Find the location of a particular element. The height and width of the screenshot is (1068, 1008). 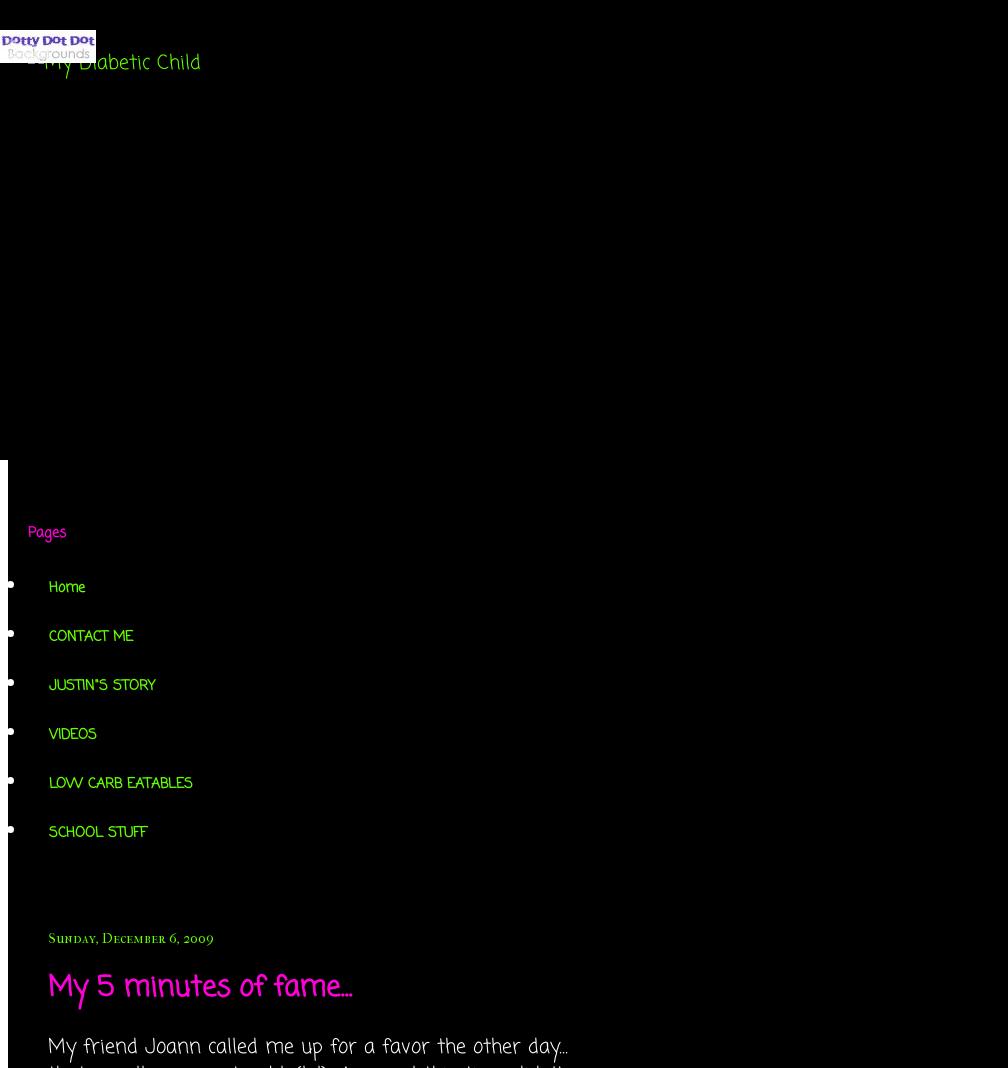

'Home' is located at coordinates (67, 587).